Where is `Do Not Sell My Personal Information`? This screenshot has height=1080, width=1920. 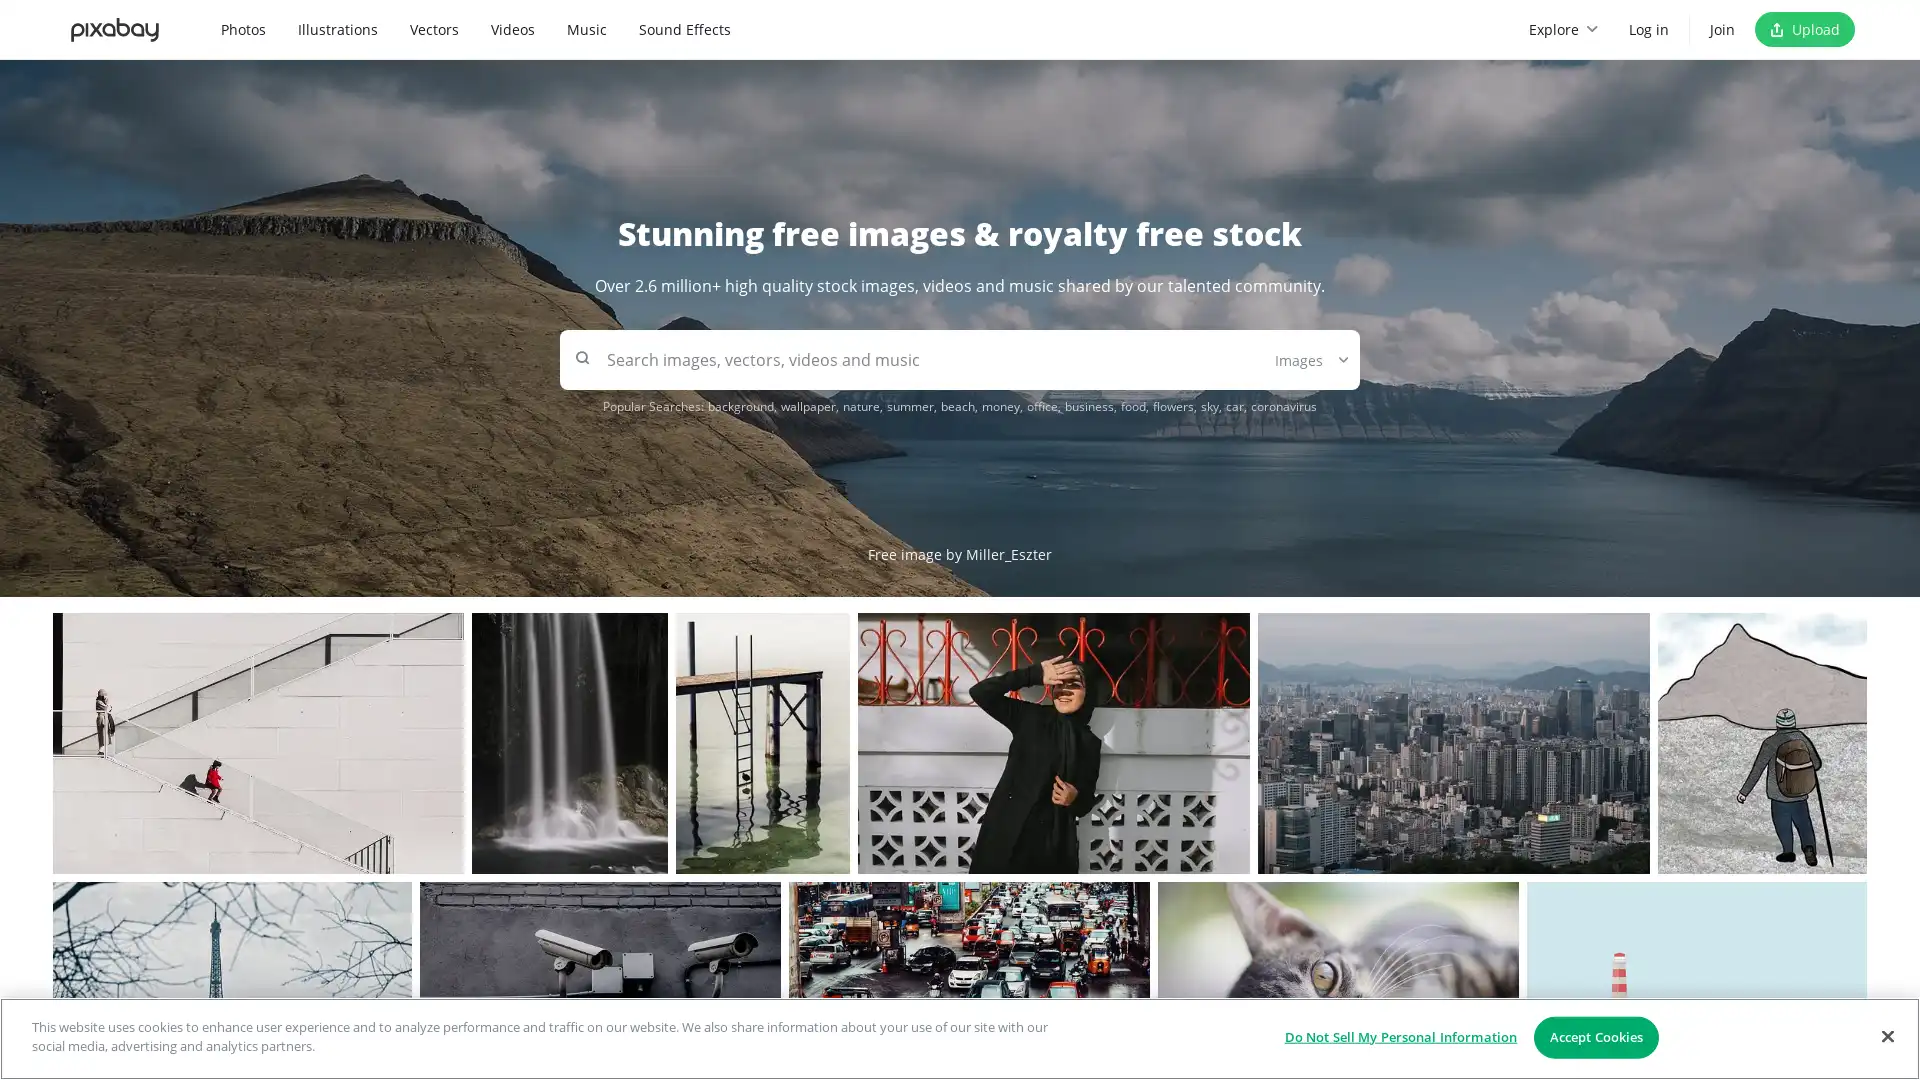
Do Not Sell My Personal Information is located at coordinates (1399, 1036).